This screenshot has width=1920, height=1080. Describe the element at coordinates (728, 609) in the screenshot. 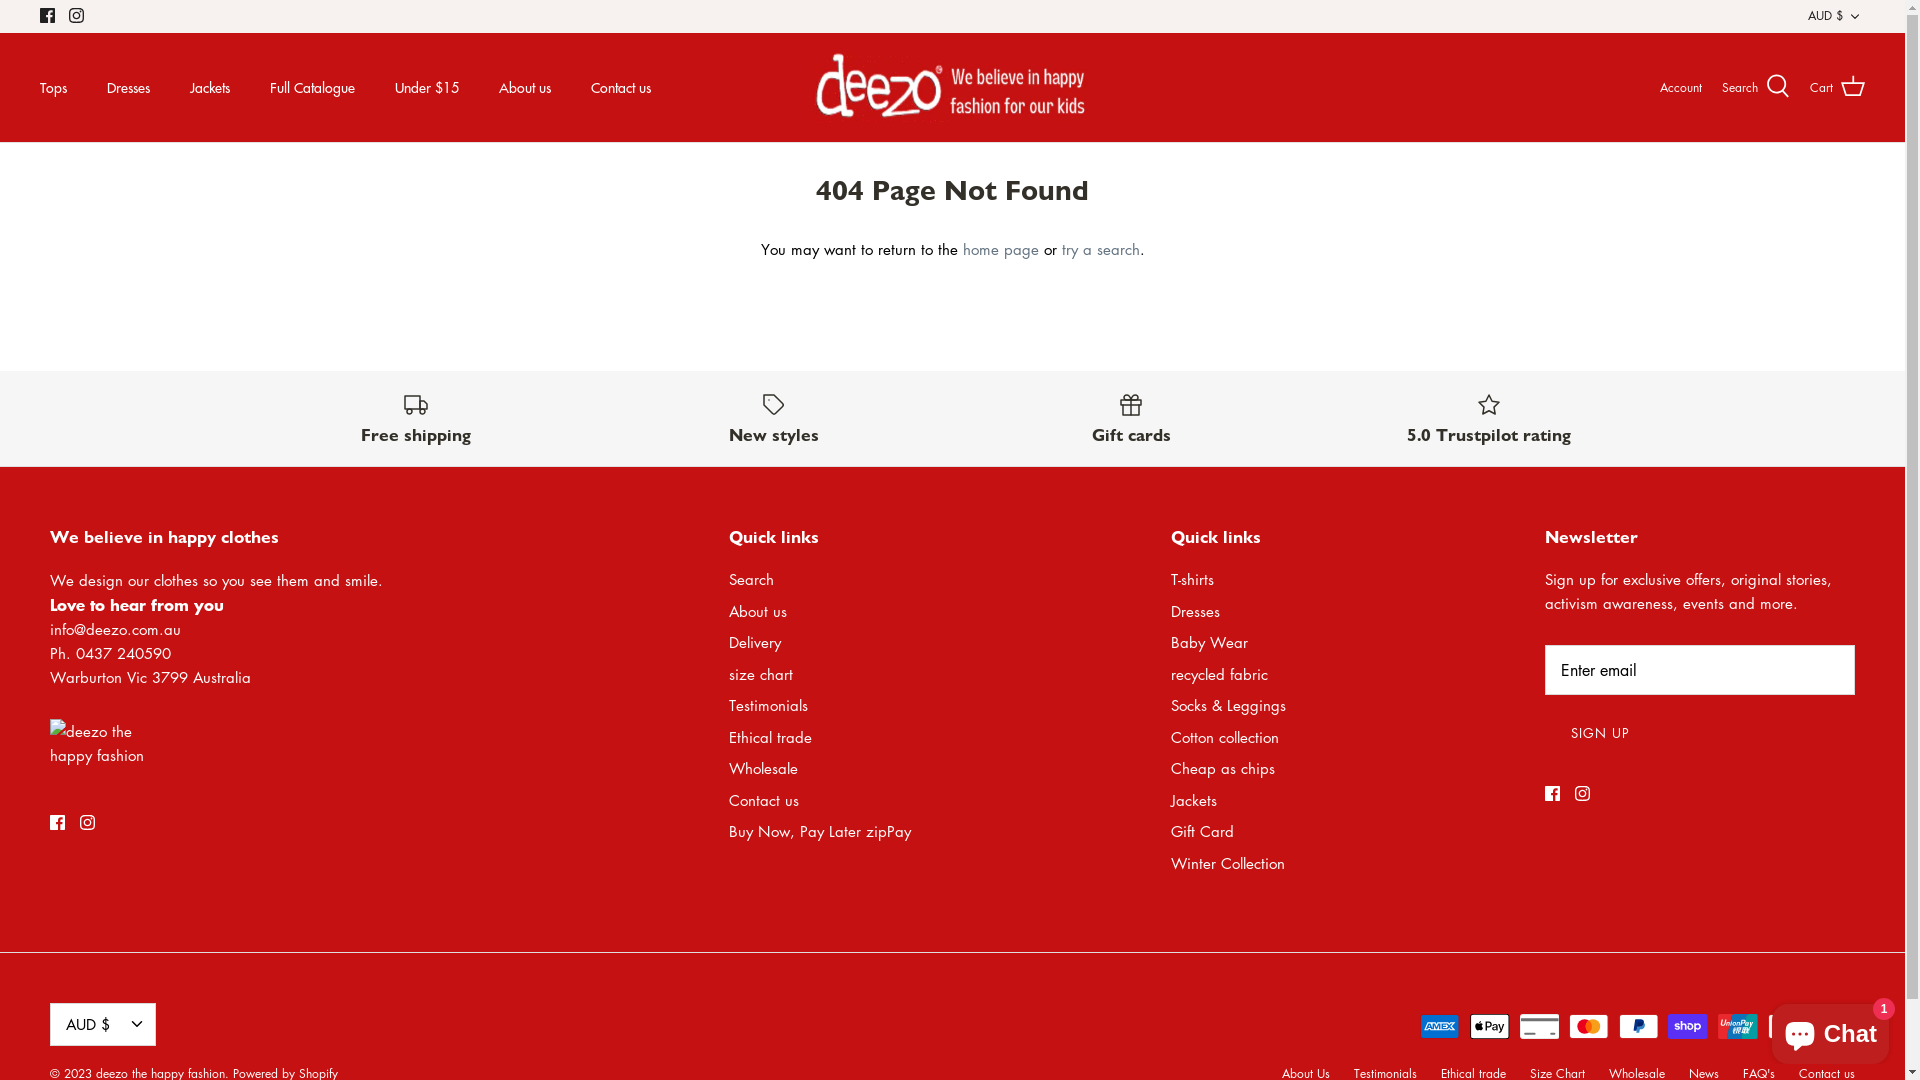

I see `'About us'` at that location.